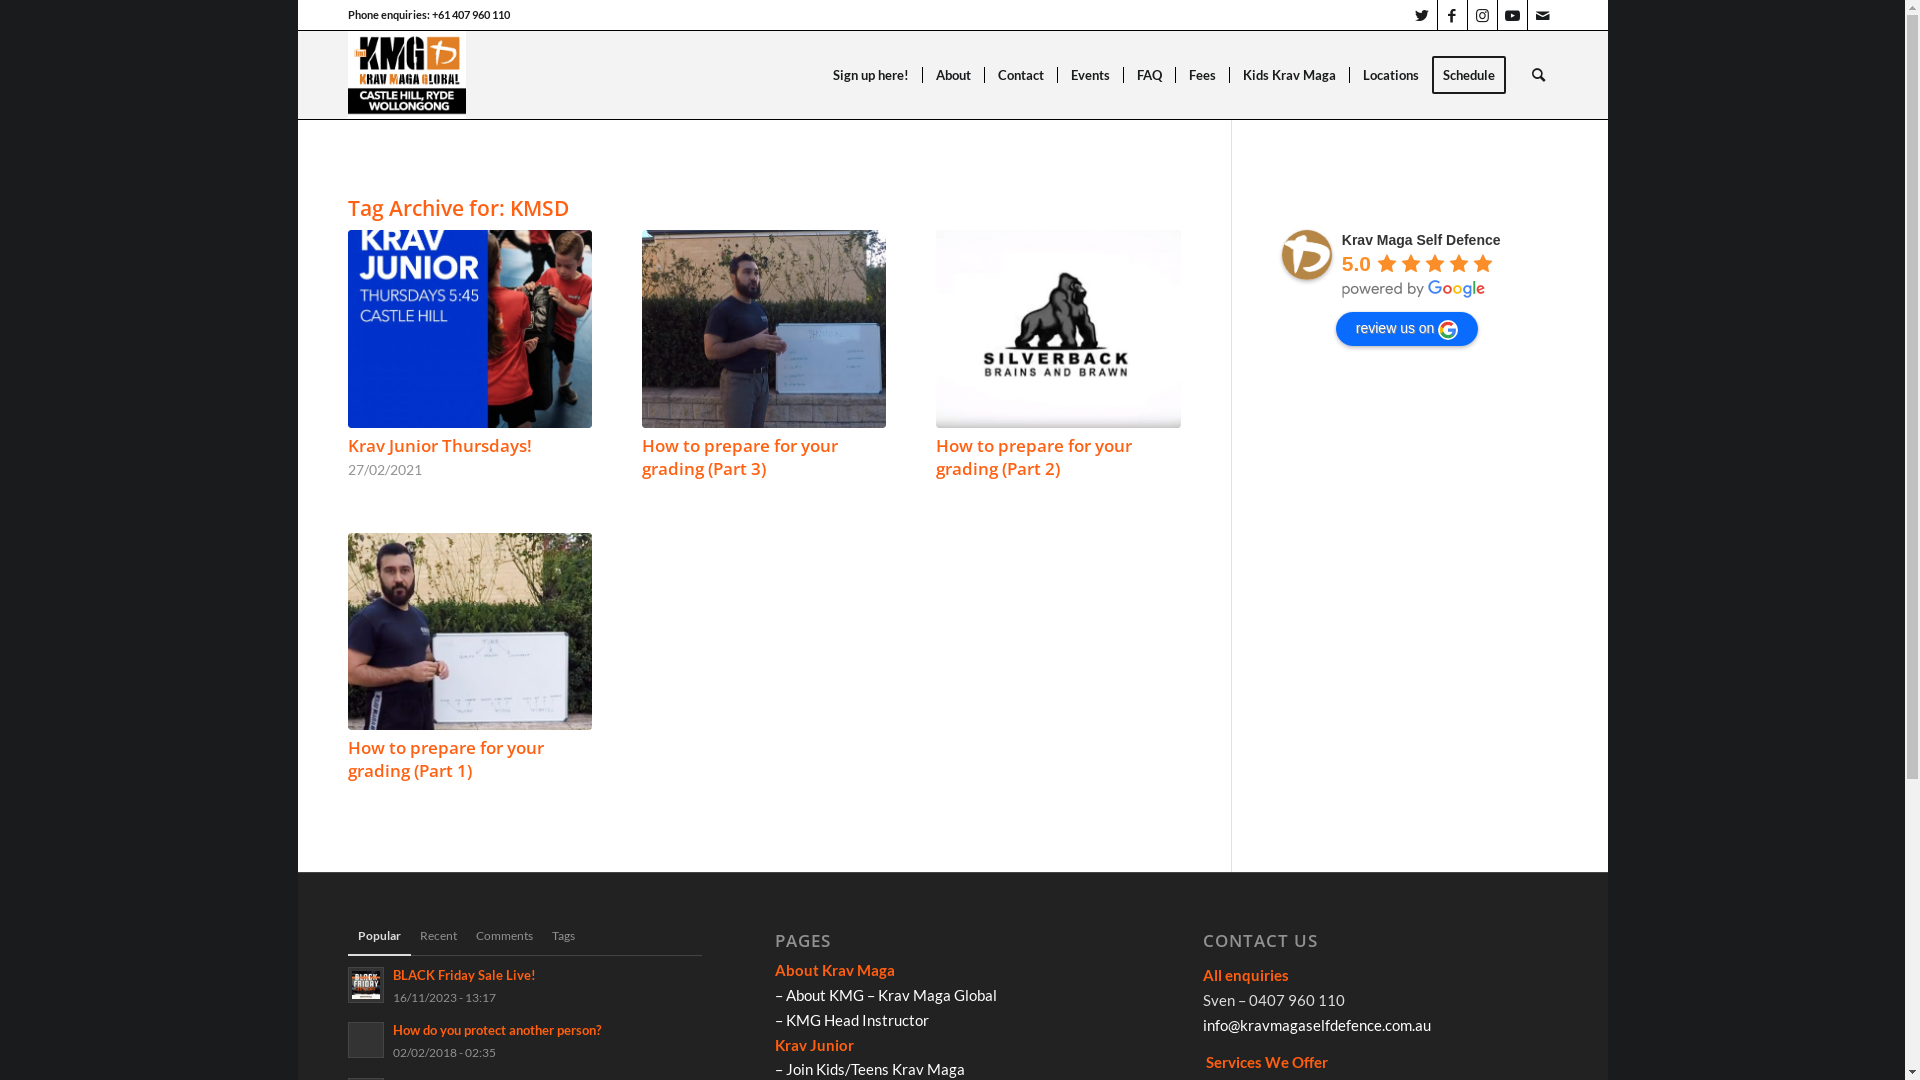 This screenshot has width=1920, height=1080. Describe the element at coordinates (1468, 15) in the screenshot. I see `'Instagram'` at that location.